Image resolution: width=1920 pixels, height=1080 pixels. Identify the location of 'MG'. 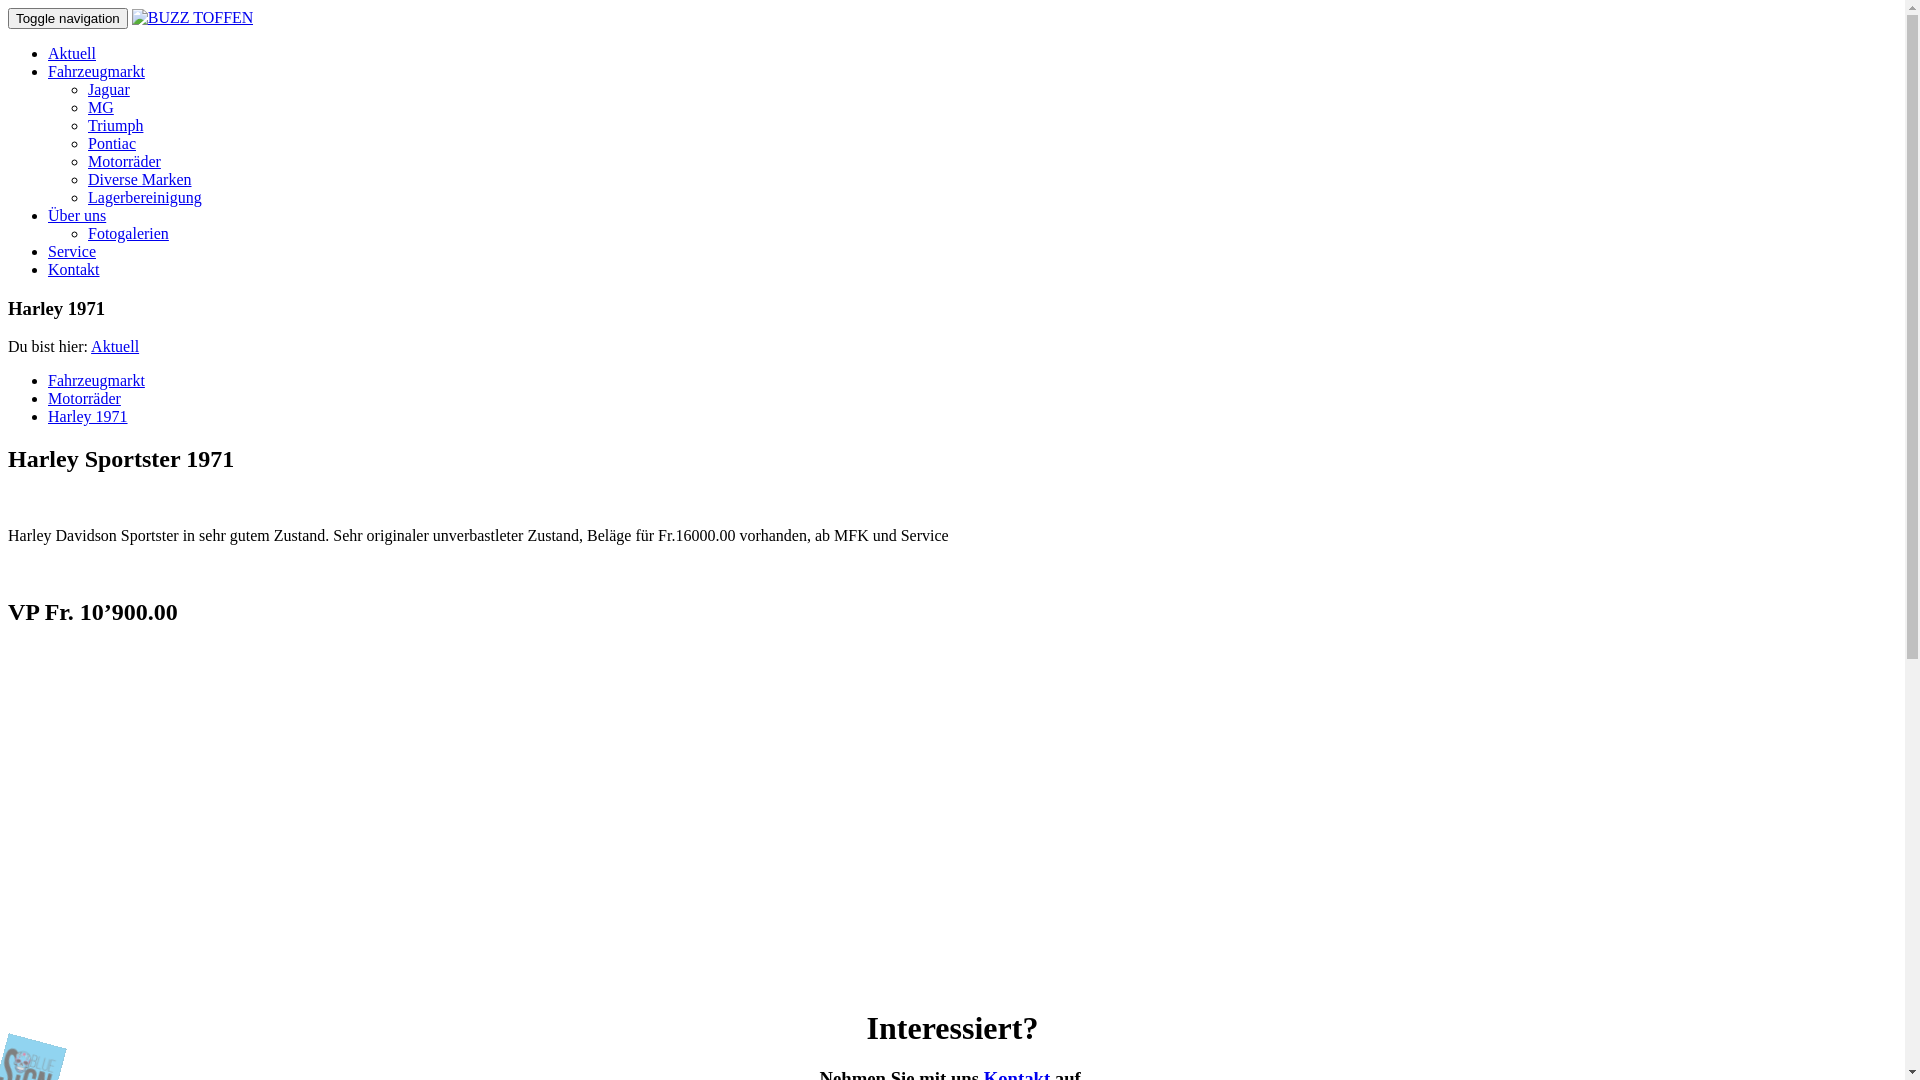
(86, 107).